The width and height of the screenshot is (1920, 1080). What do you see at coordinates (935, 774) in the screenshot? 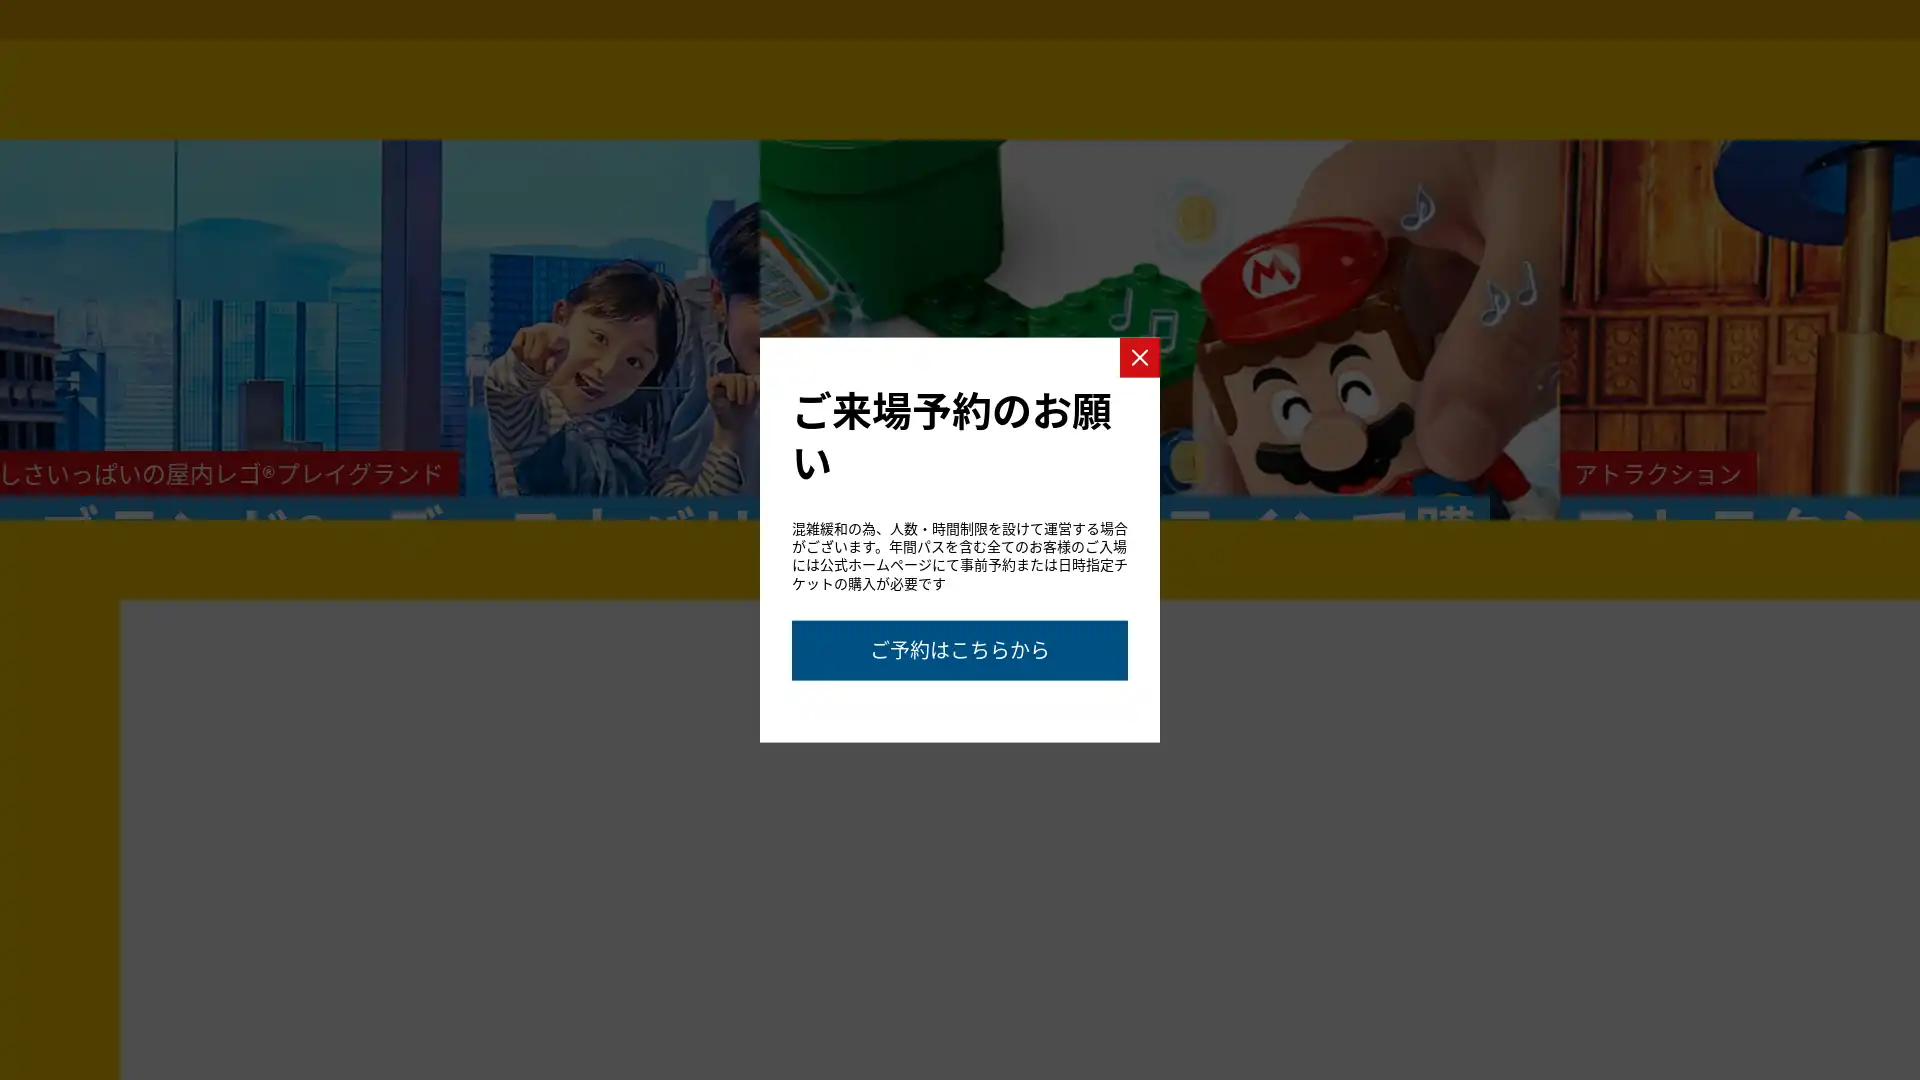
I see `Go to slide 1` at bounding box center [935, 774].